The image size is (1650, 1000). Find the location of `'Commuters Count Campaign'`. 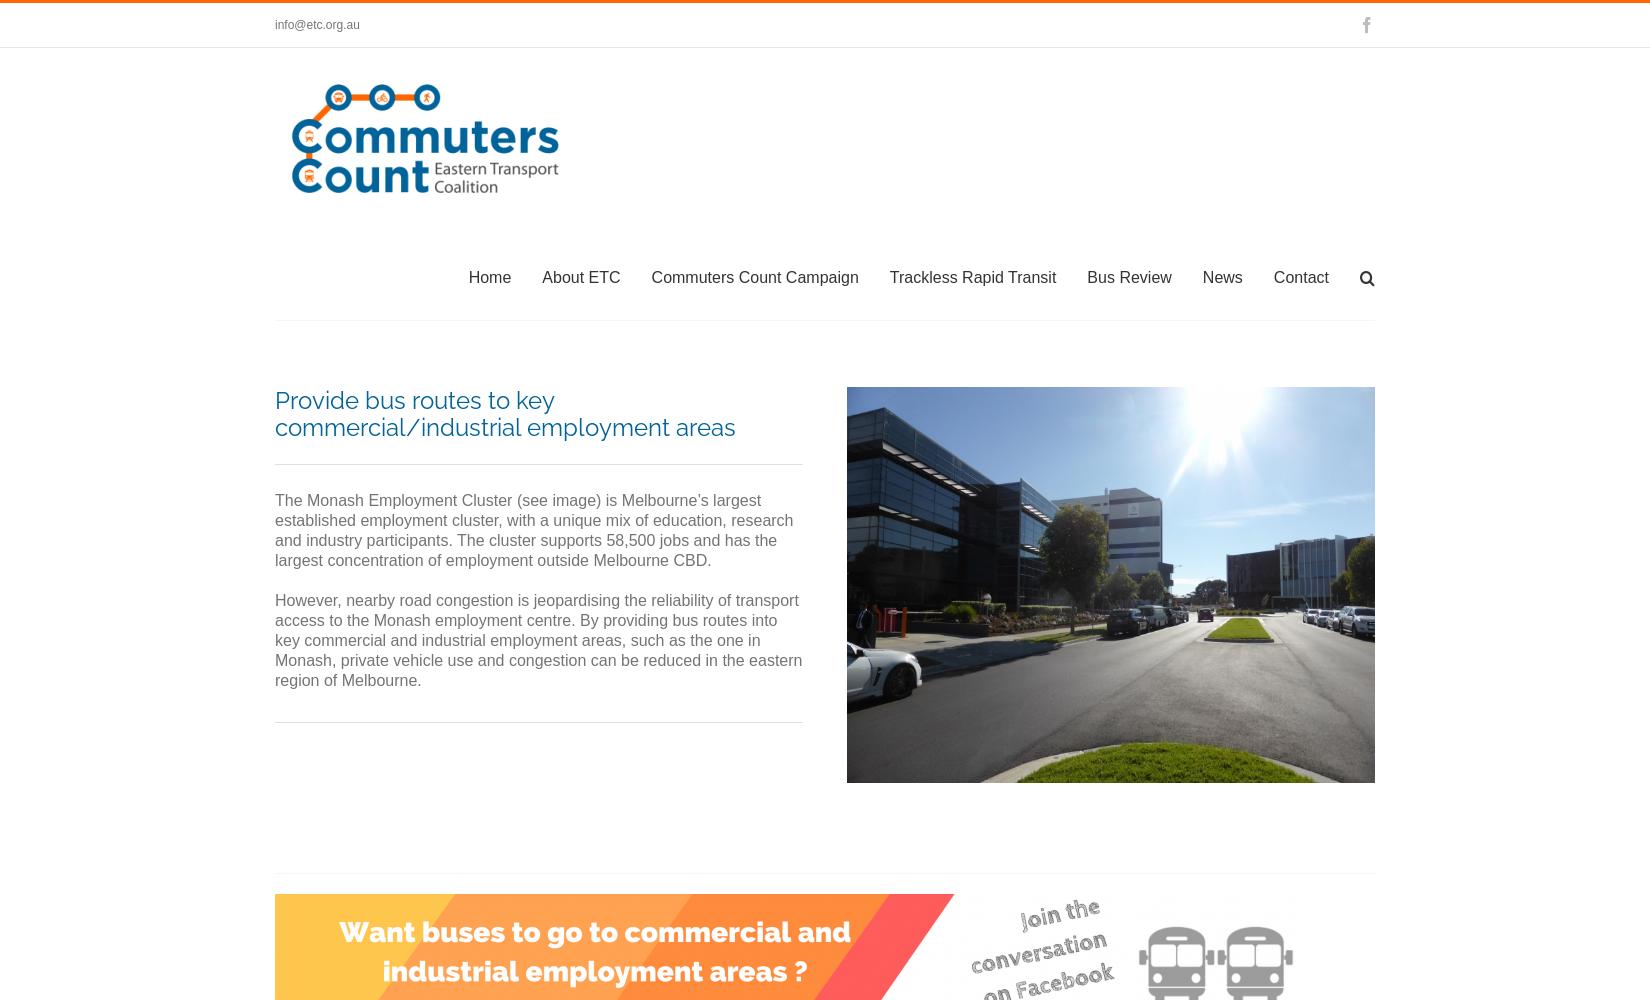

'Commuters Count Campaign' is located at coordinates (753, 276).